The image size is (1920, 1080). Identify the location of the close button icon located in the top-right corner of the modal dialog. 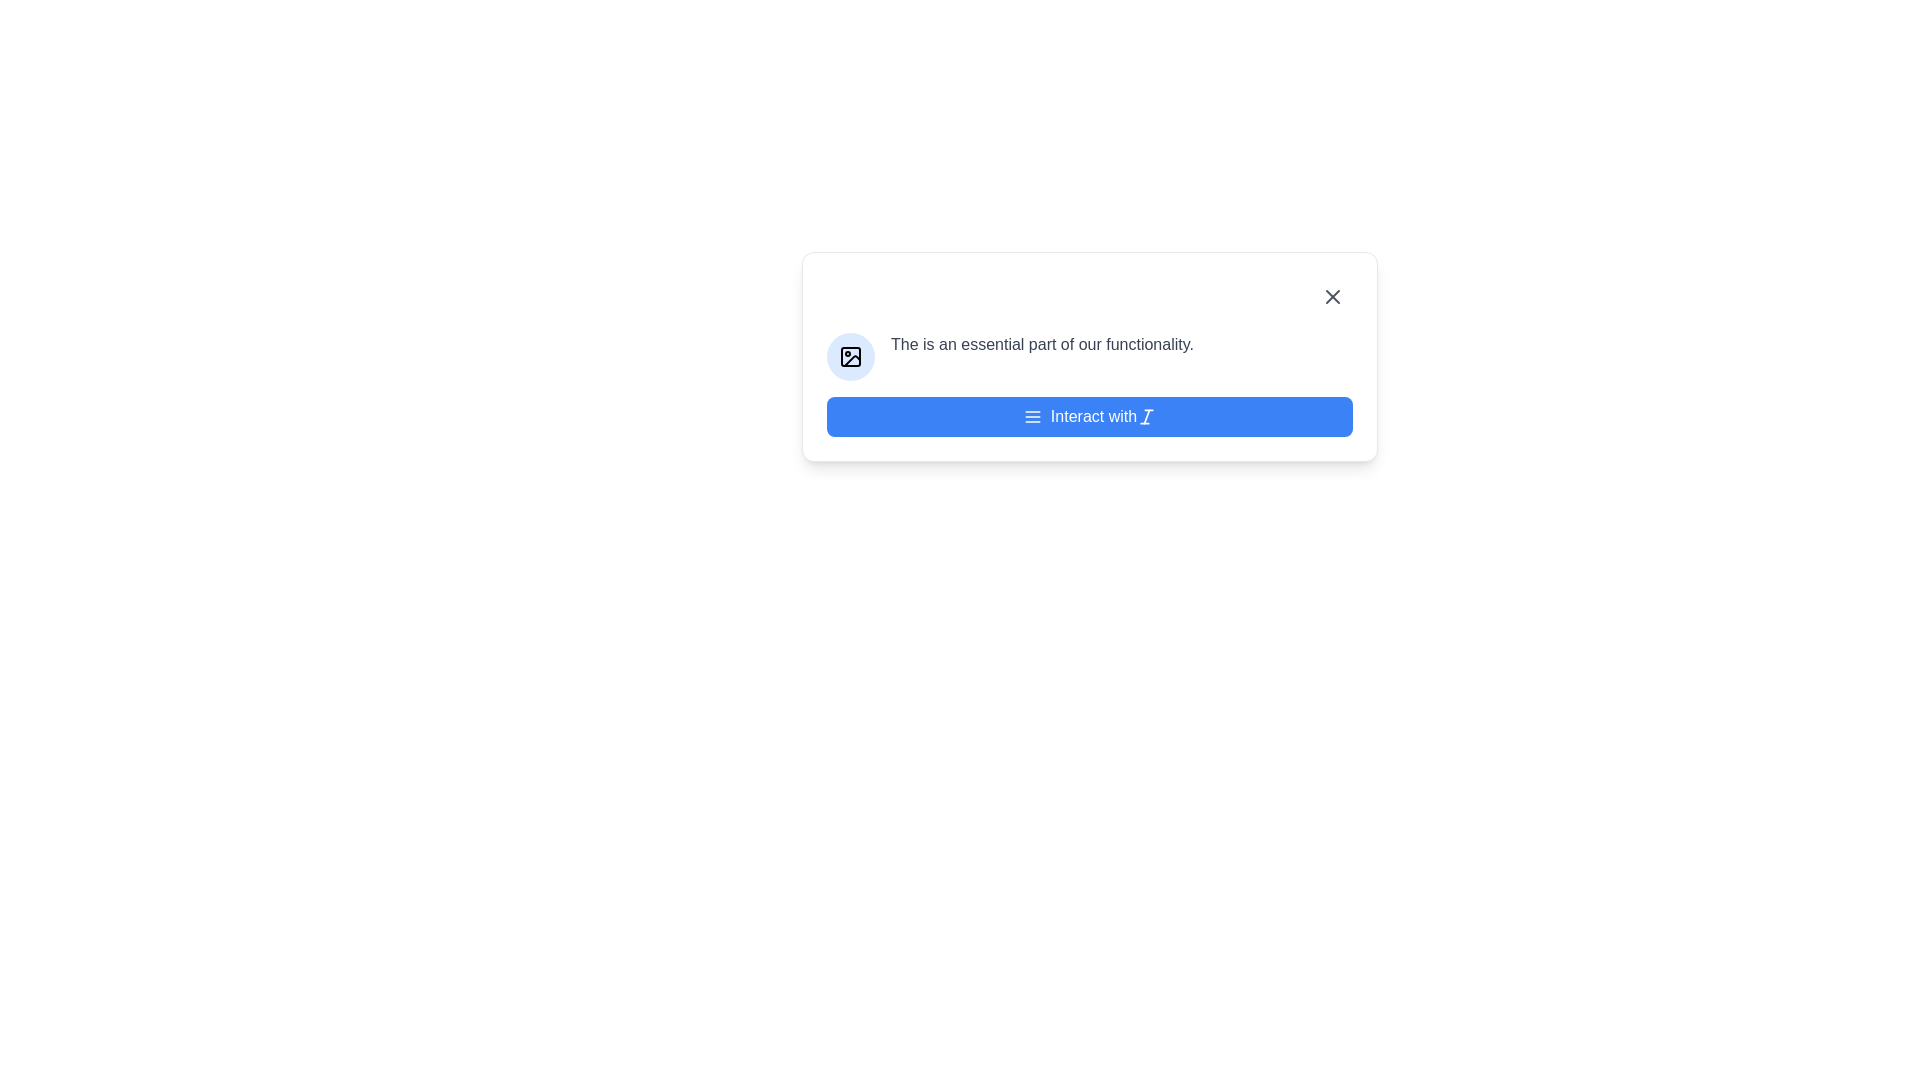
(1333, 297).